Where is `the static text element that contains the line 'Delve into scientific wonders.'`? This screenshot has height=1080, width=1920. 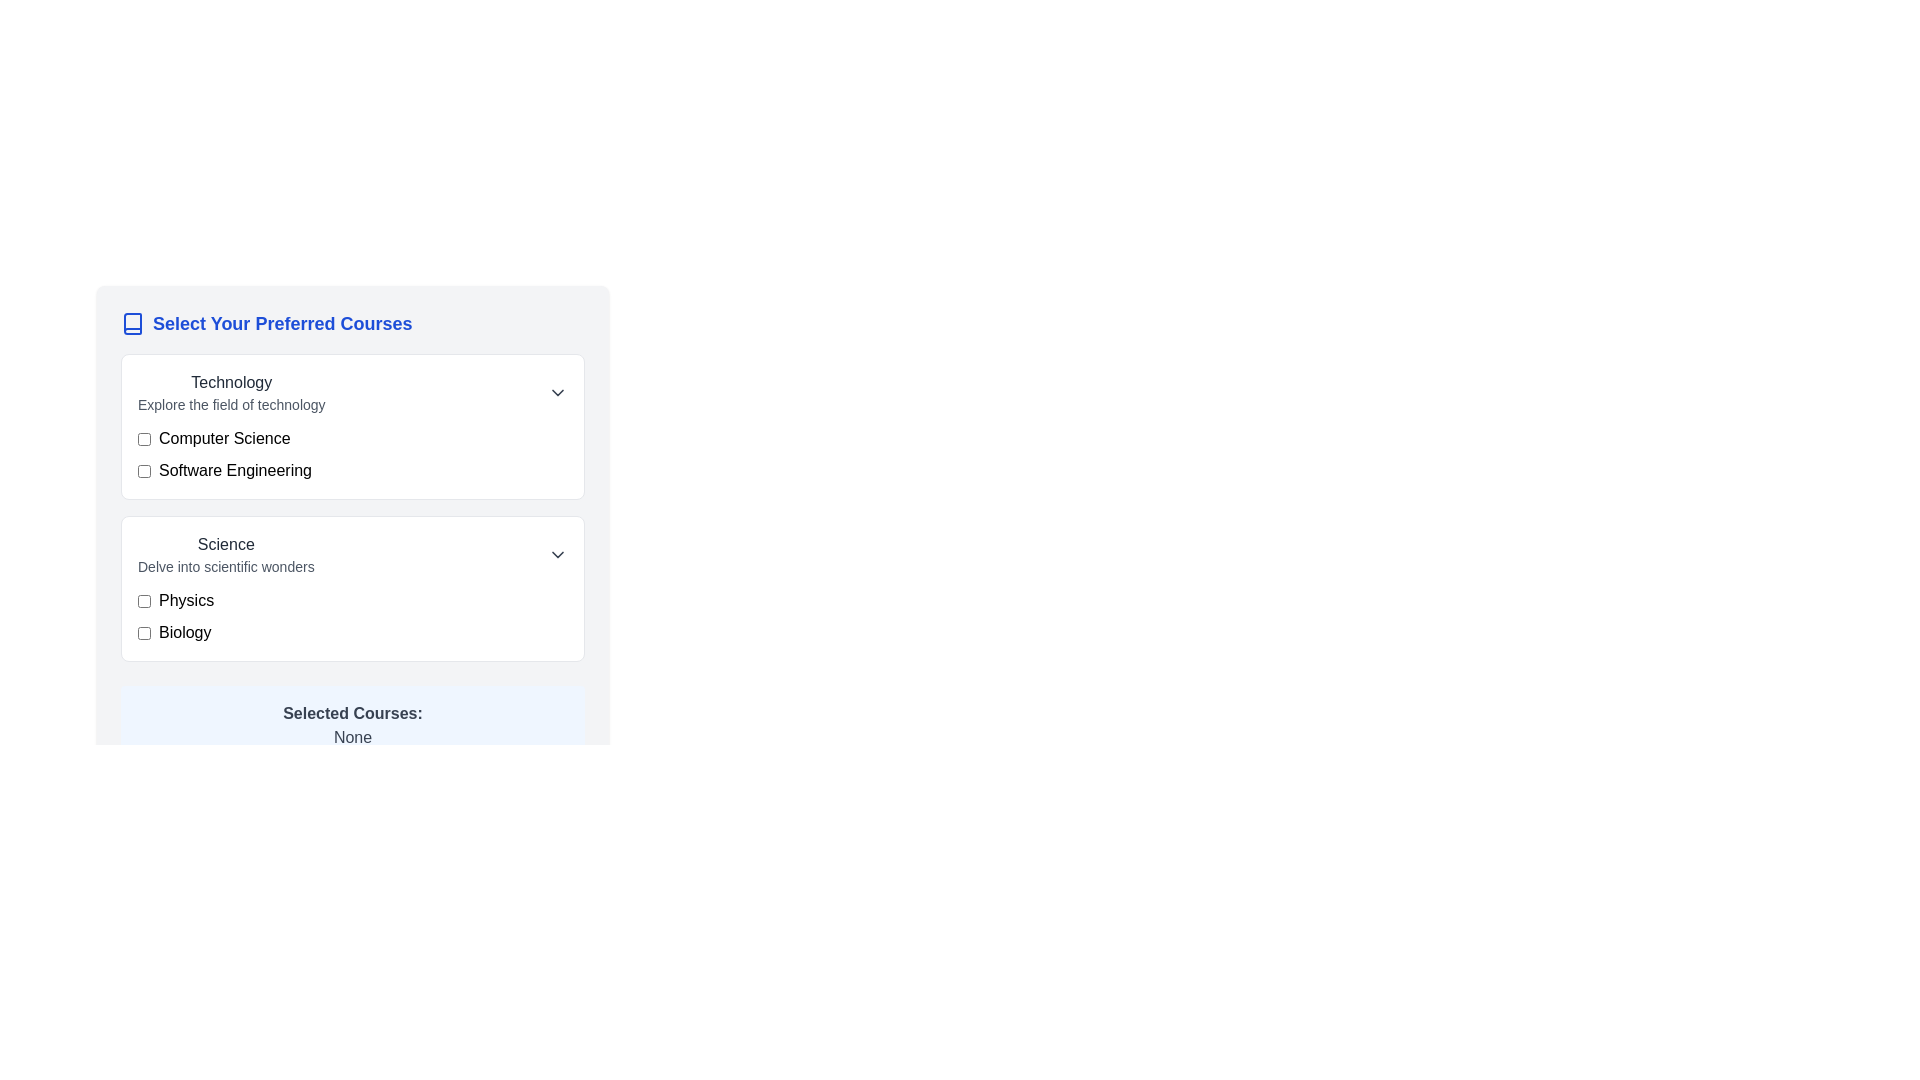
the static text element that contains the line 'Delve into scientific wonders.' is located at coordinates (226, 567).